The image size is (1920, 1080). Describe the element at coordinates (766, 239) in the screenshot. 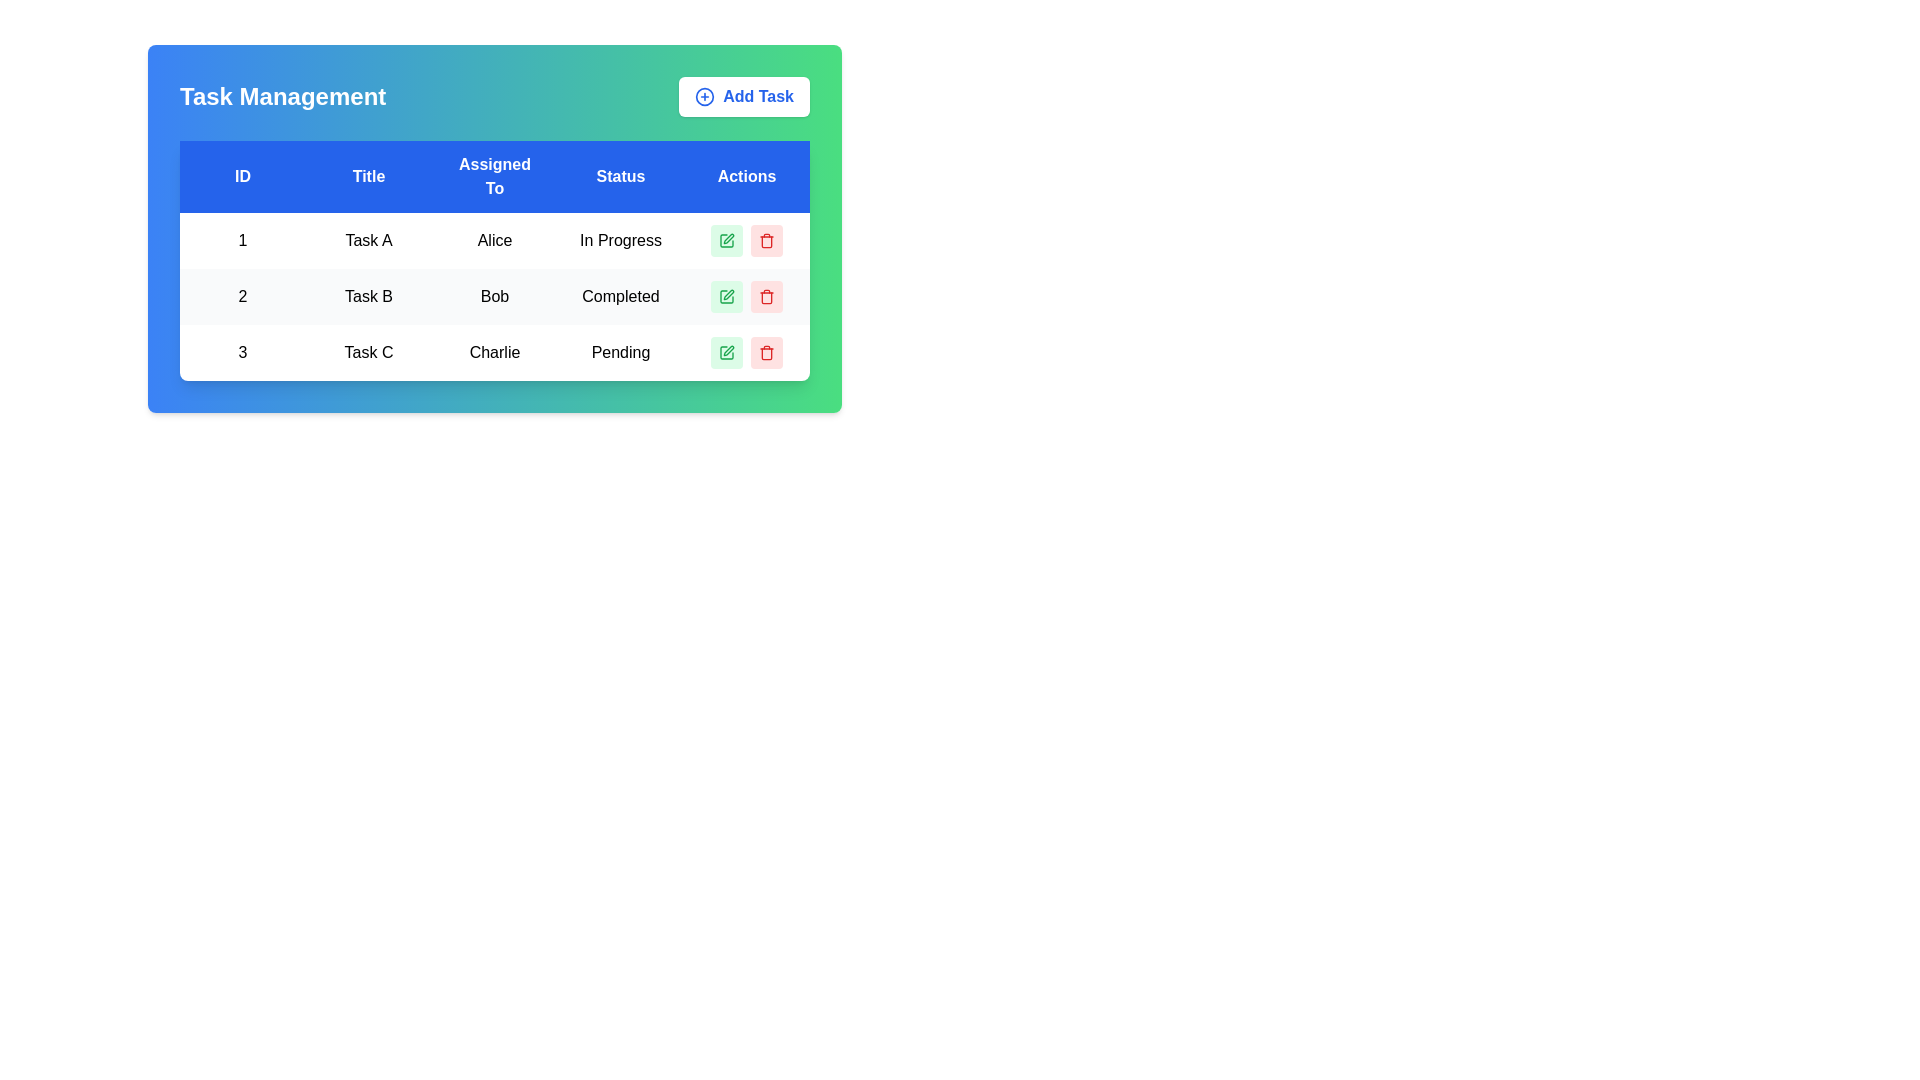

I see `the delete button in the 'Actions' column of Task B` at that location.